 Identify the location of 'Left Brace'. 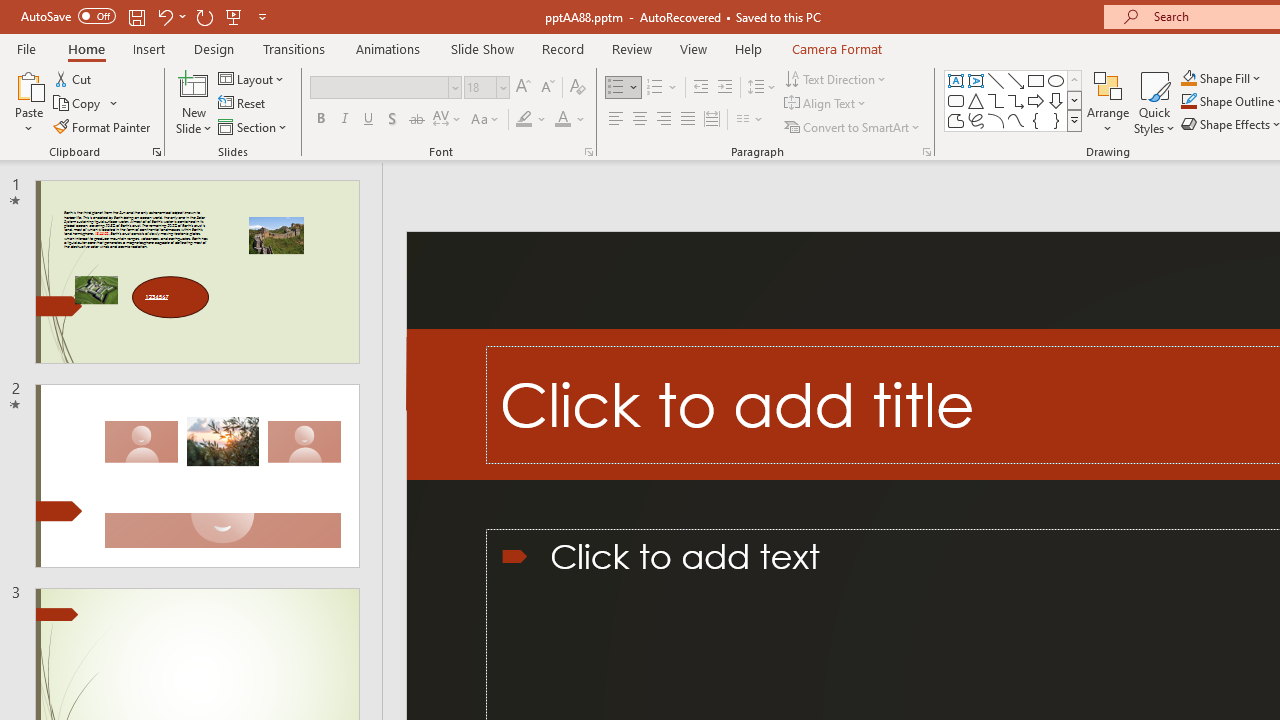
(1036, 120).